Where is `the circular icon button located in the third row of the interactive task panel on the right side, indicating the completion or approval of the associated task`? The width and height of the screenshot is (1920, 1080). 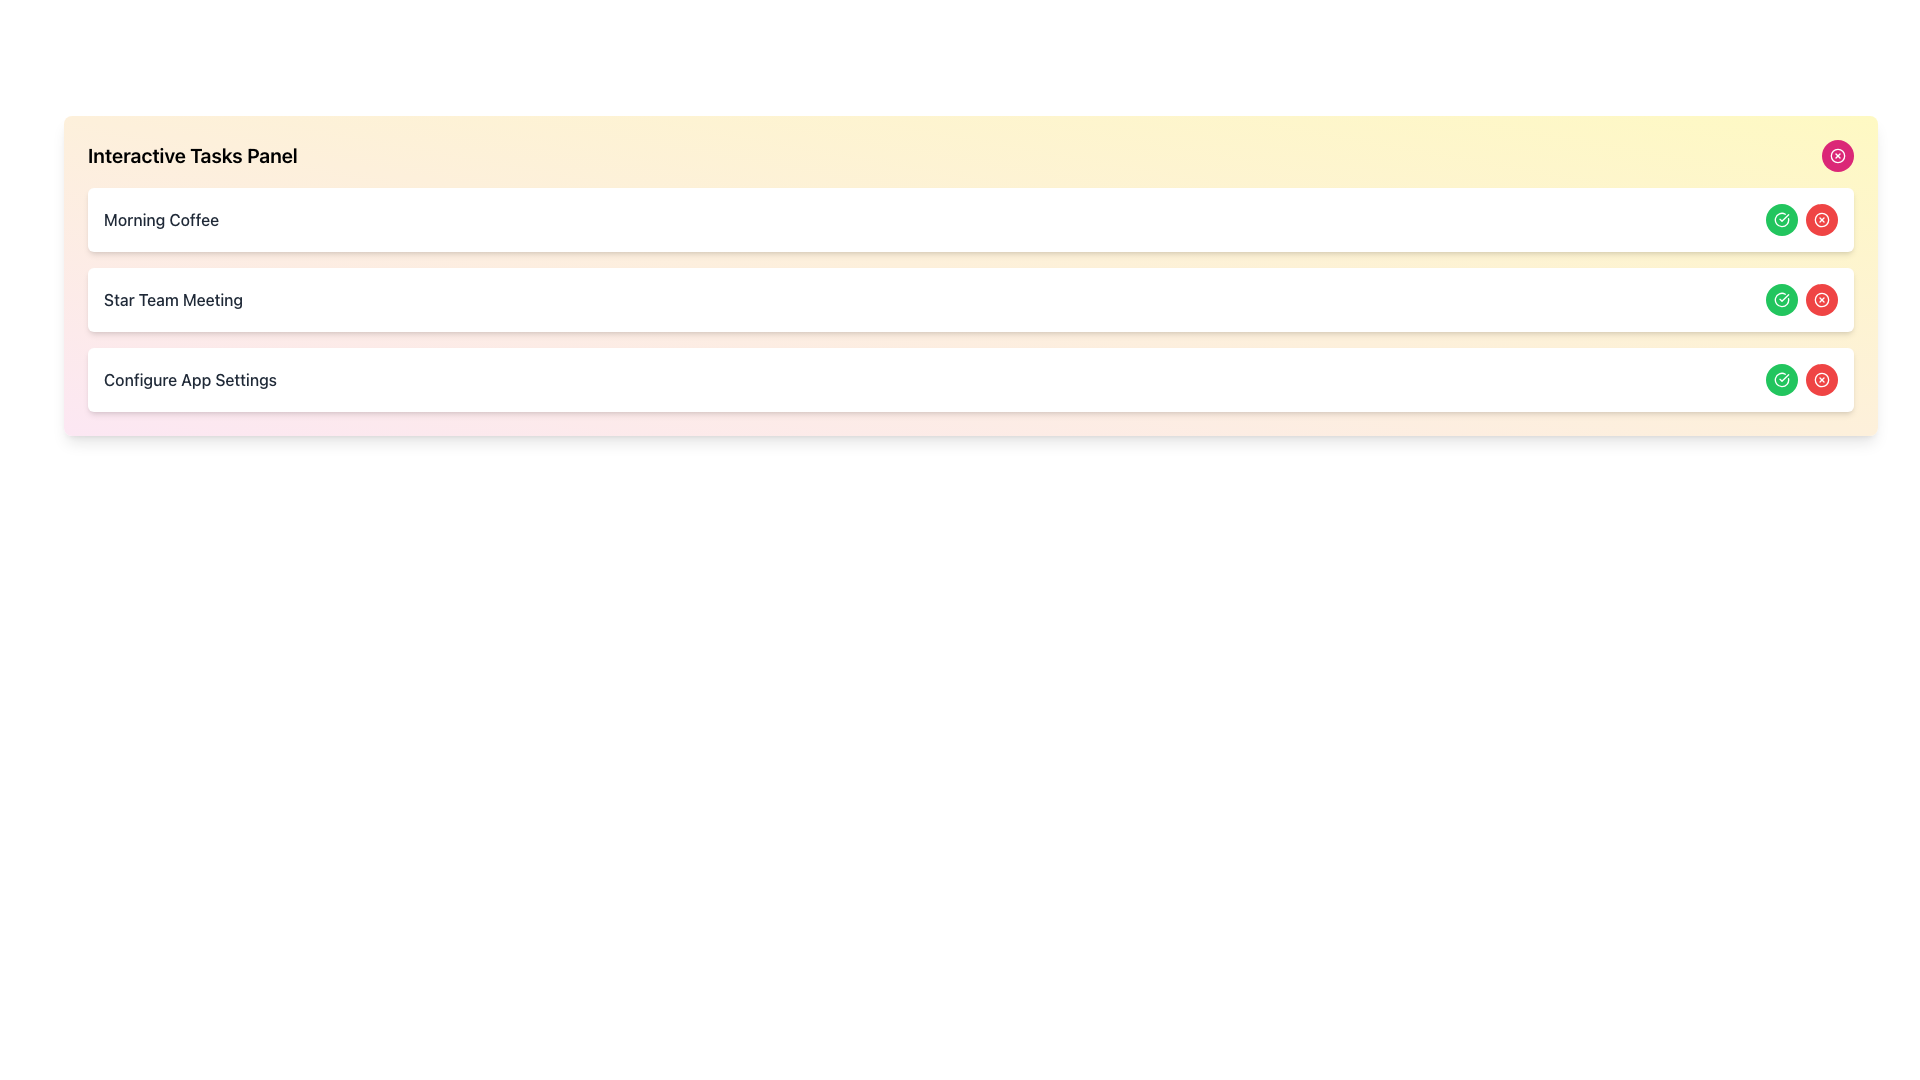
the circular icon button located in the third row of the interactive task panel on the right side, indicating the completion or approval of the associated task is located at coordinates (1781, 380).